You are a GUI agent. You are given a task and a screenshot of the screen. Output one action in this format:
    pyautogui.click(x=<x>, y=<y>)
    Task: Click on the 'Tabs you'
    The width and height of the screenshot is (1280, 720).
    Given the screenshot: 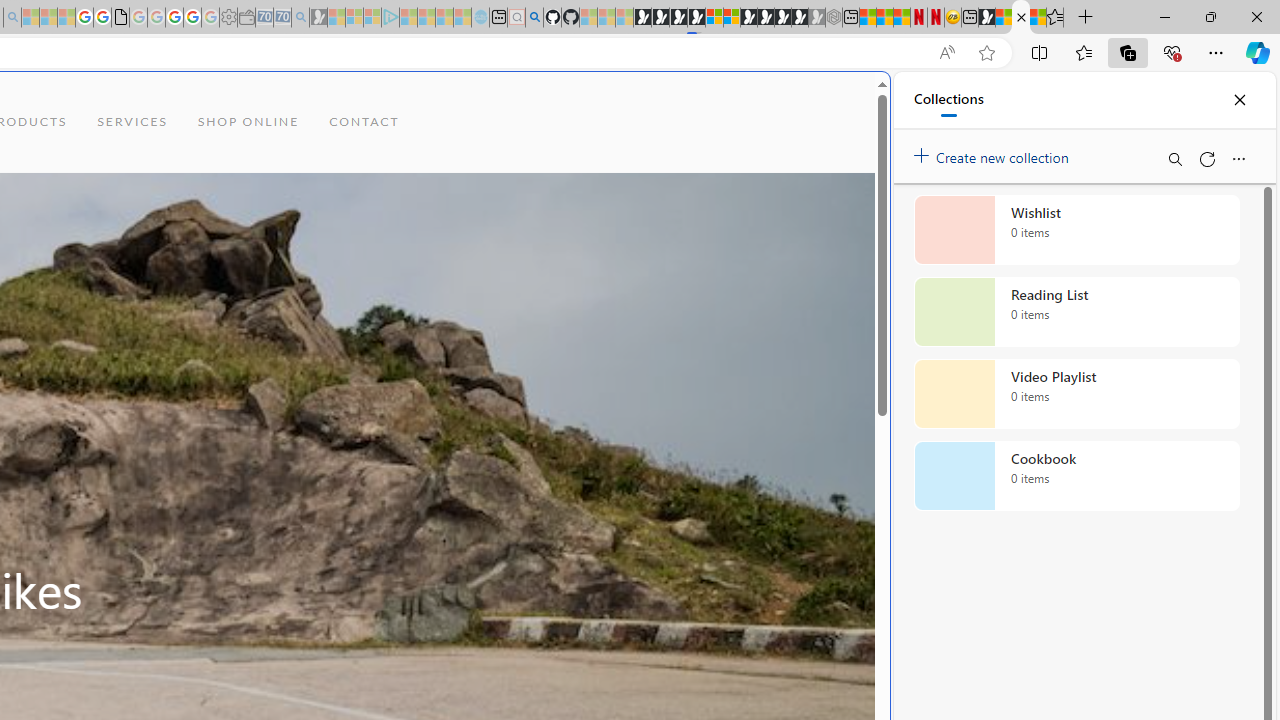 What is the action you would take?
    pyautogui.click(x=276, y=265)
    